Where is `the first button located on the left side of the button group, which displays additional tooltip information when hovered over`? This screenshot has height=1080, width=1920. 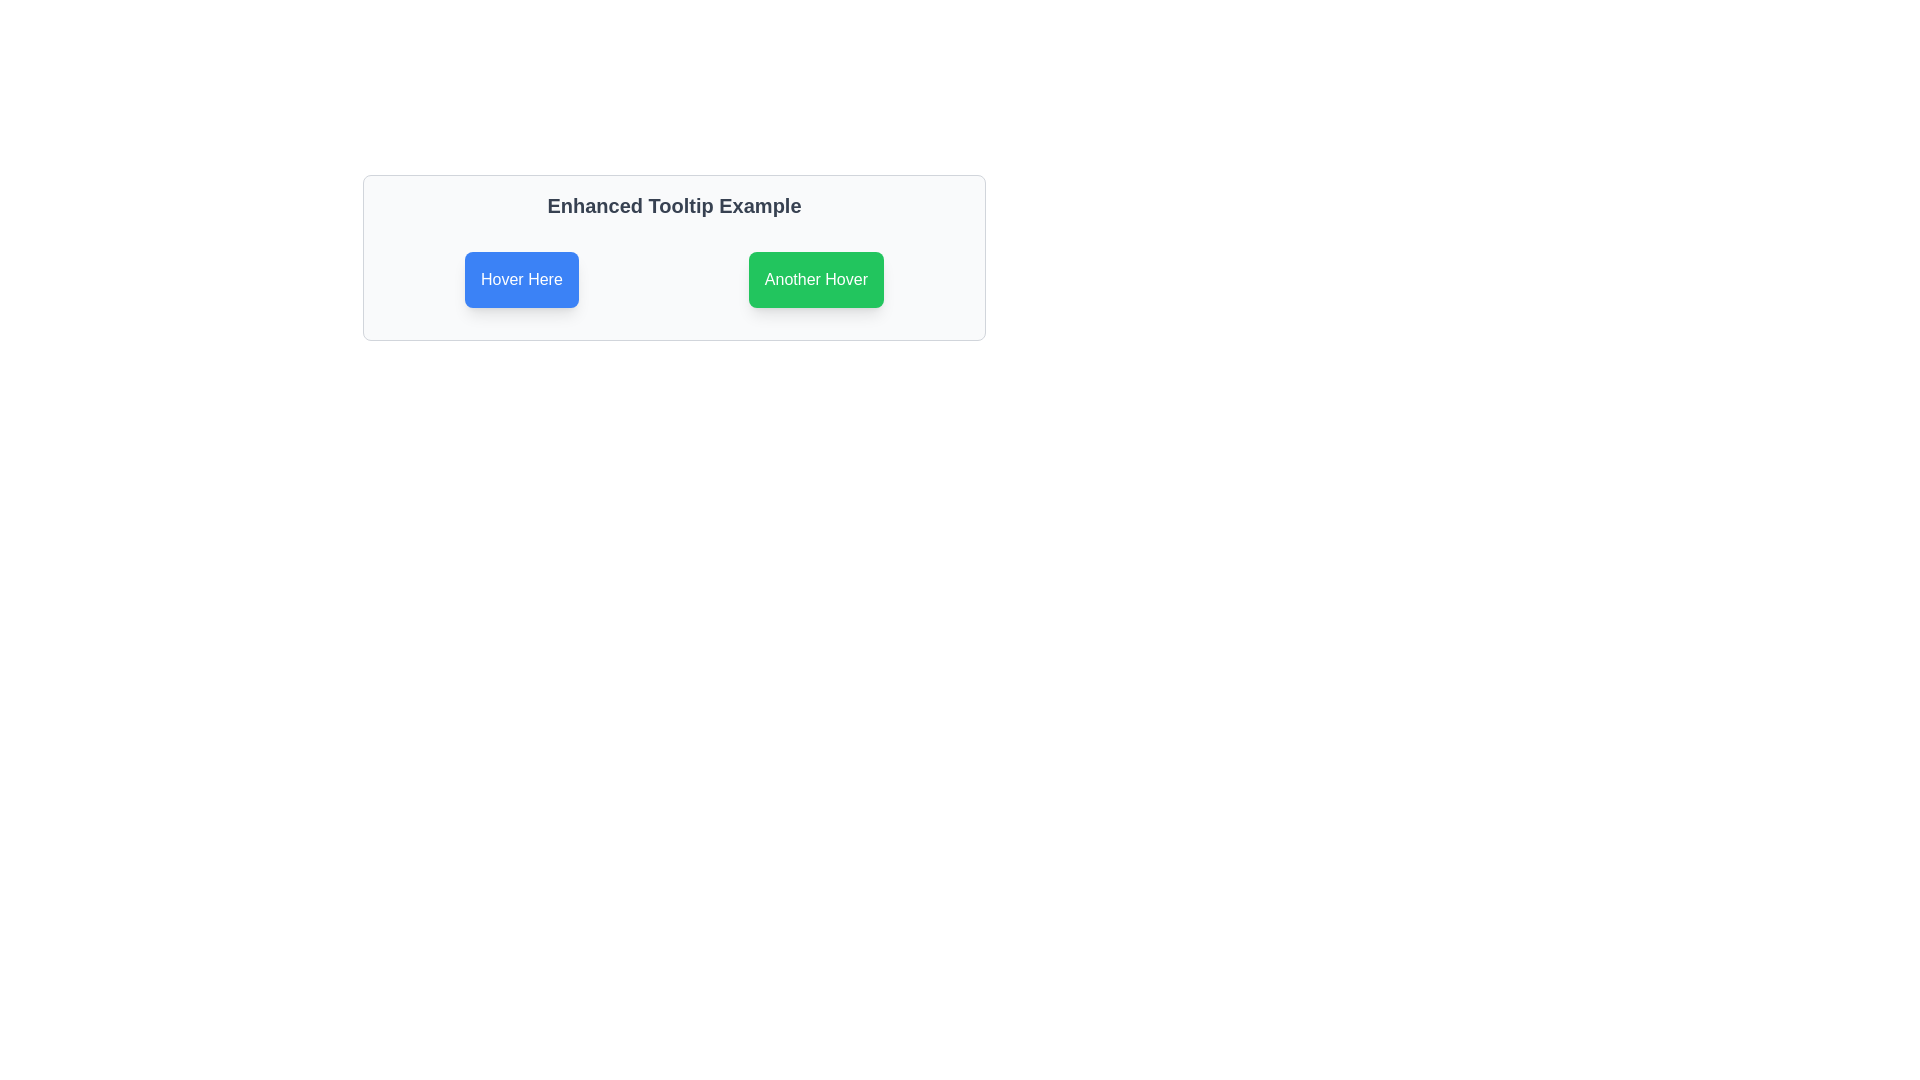 the first button located on the left side of the button group, which displays additional tooltip information when hovered over is located at coordinates (521, 280).